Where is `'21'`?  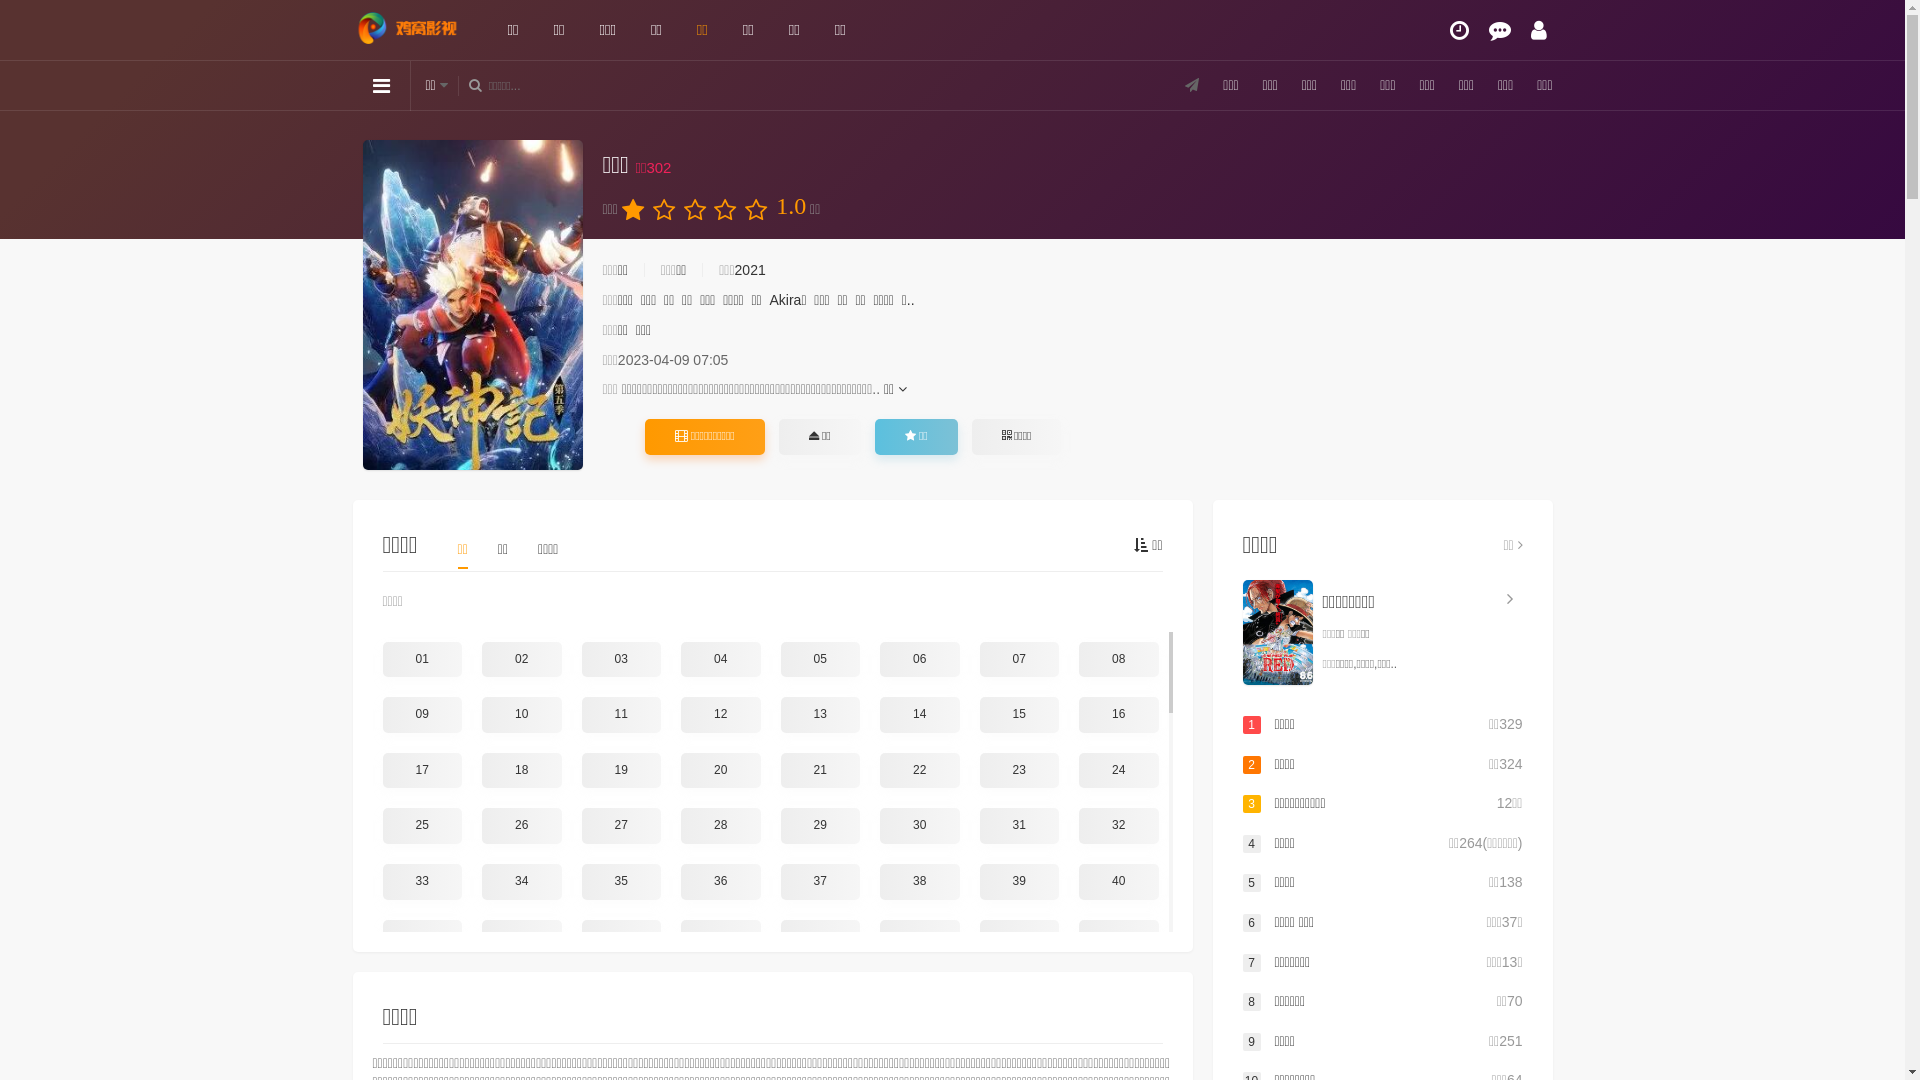
'21' is located at coordinates (778, 770).